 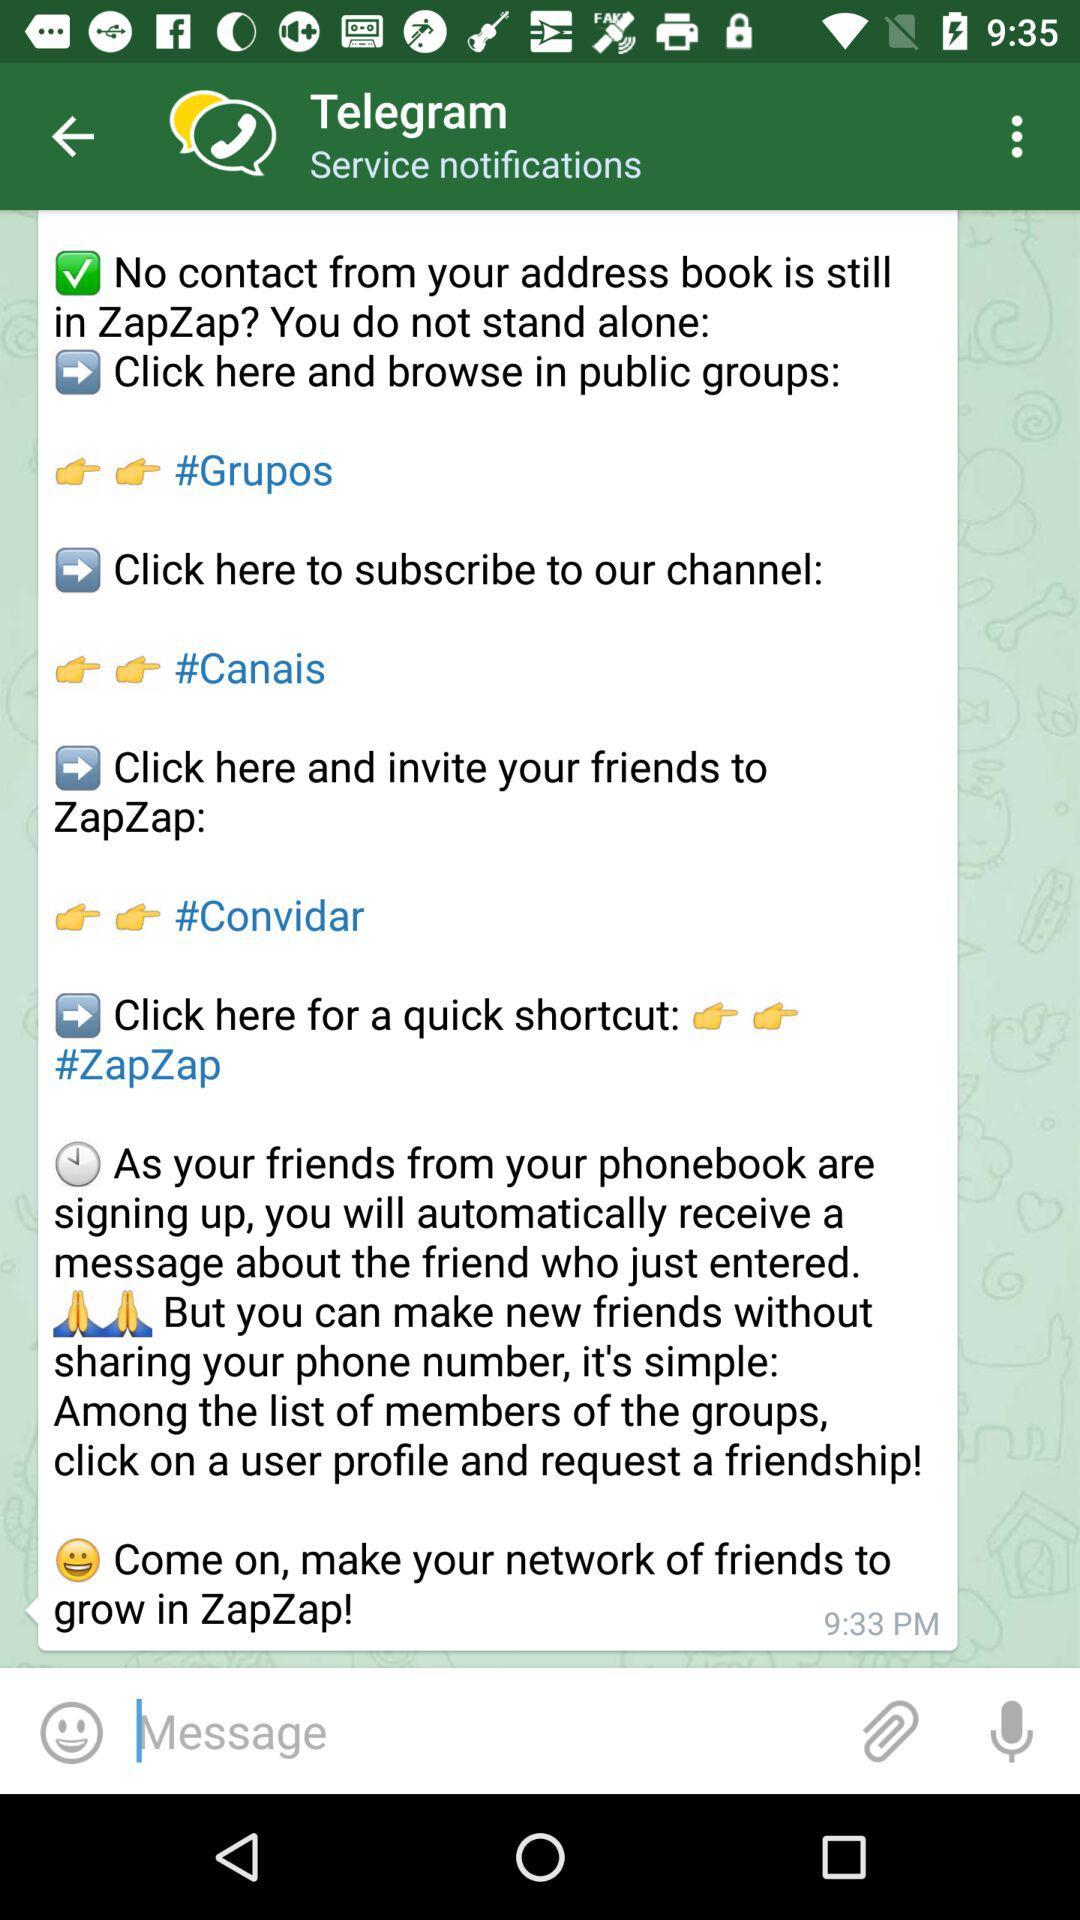 What do you see at coordinates (890, 1730) in the screenshot?
I see `the attach_file icon` at bounding box center [890, 1730].